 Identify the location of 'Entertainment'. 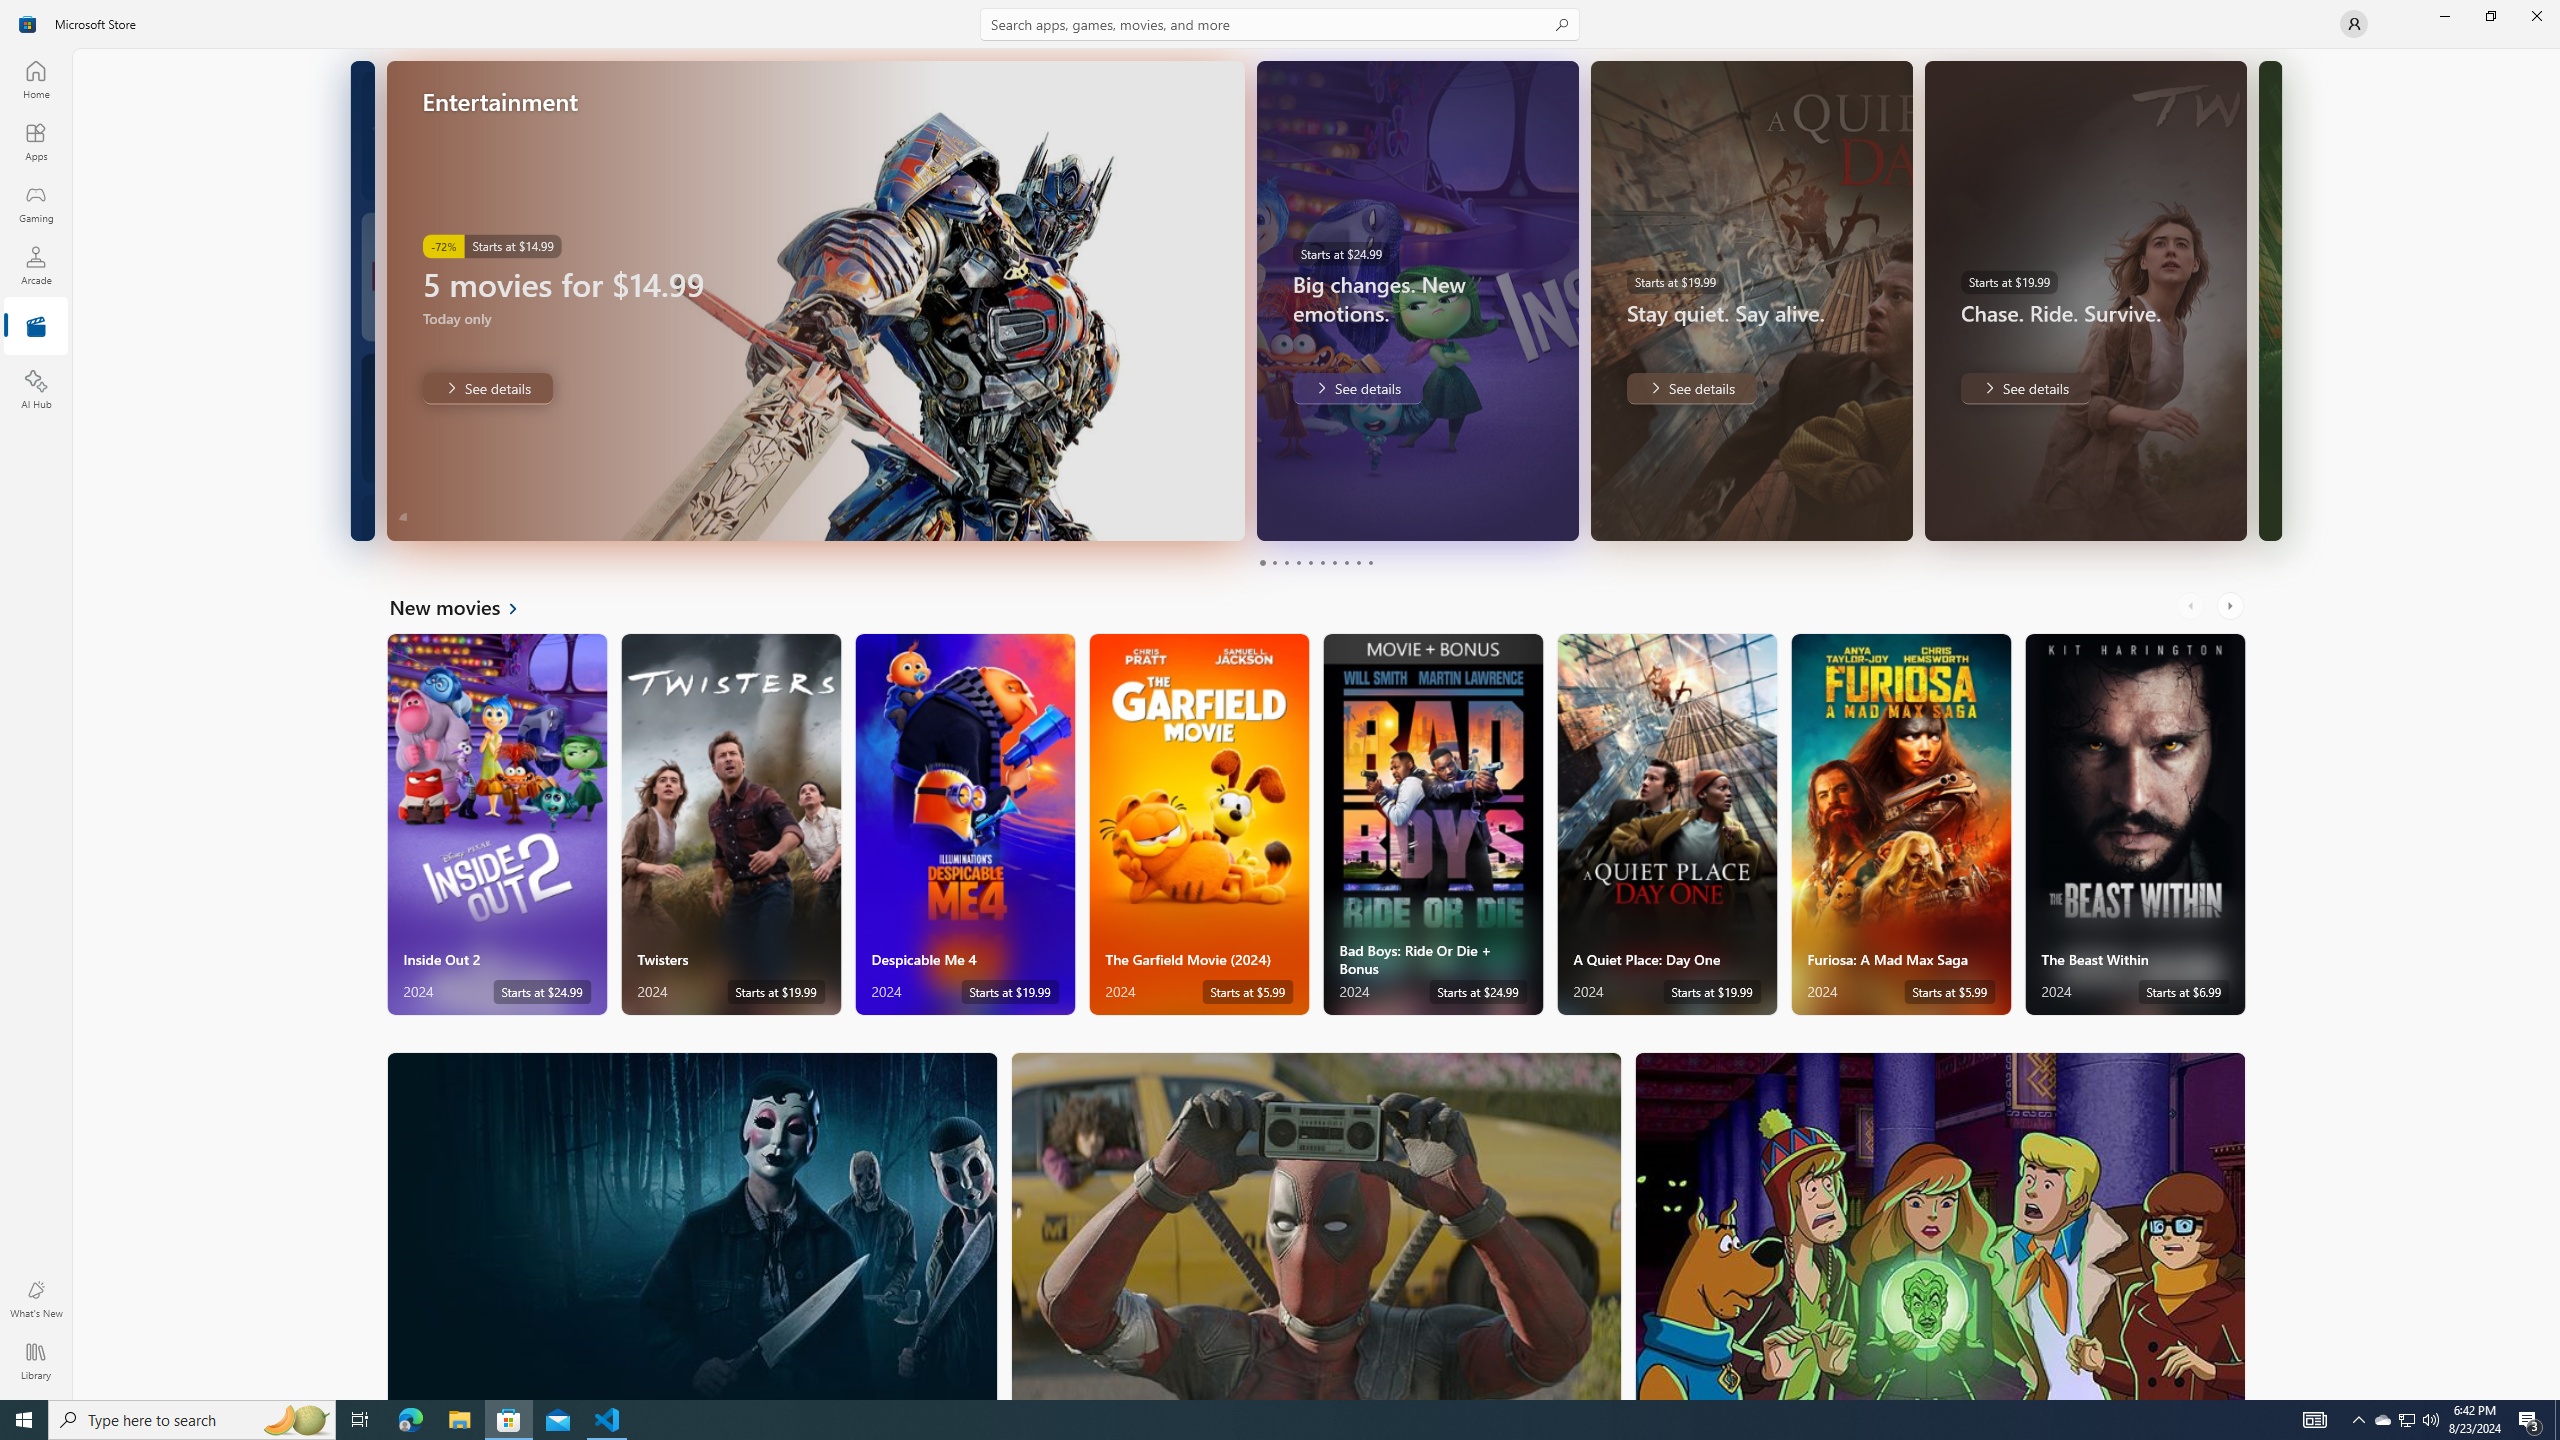
(34, 326).